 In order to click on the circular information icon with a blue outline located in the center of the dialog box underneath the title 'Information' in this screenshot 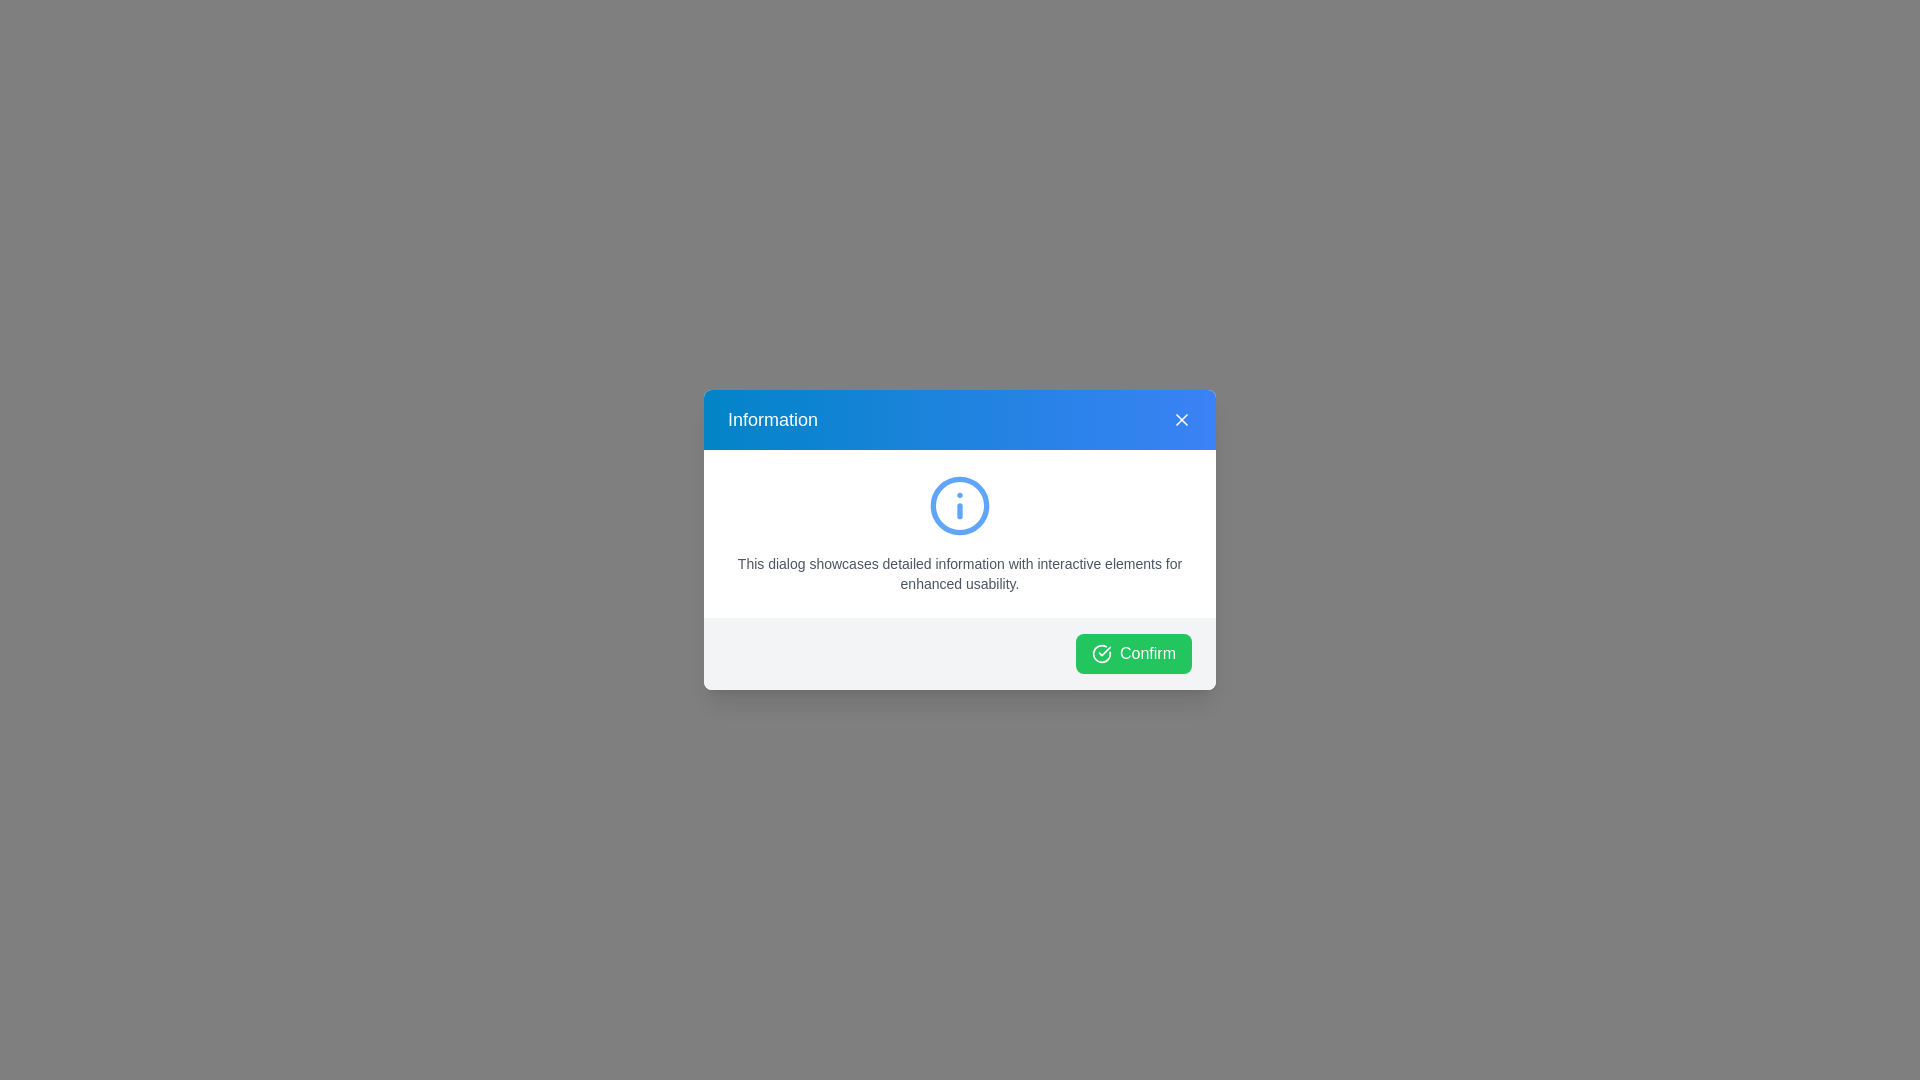, I will do `click(960, 504)`.